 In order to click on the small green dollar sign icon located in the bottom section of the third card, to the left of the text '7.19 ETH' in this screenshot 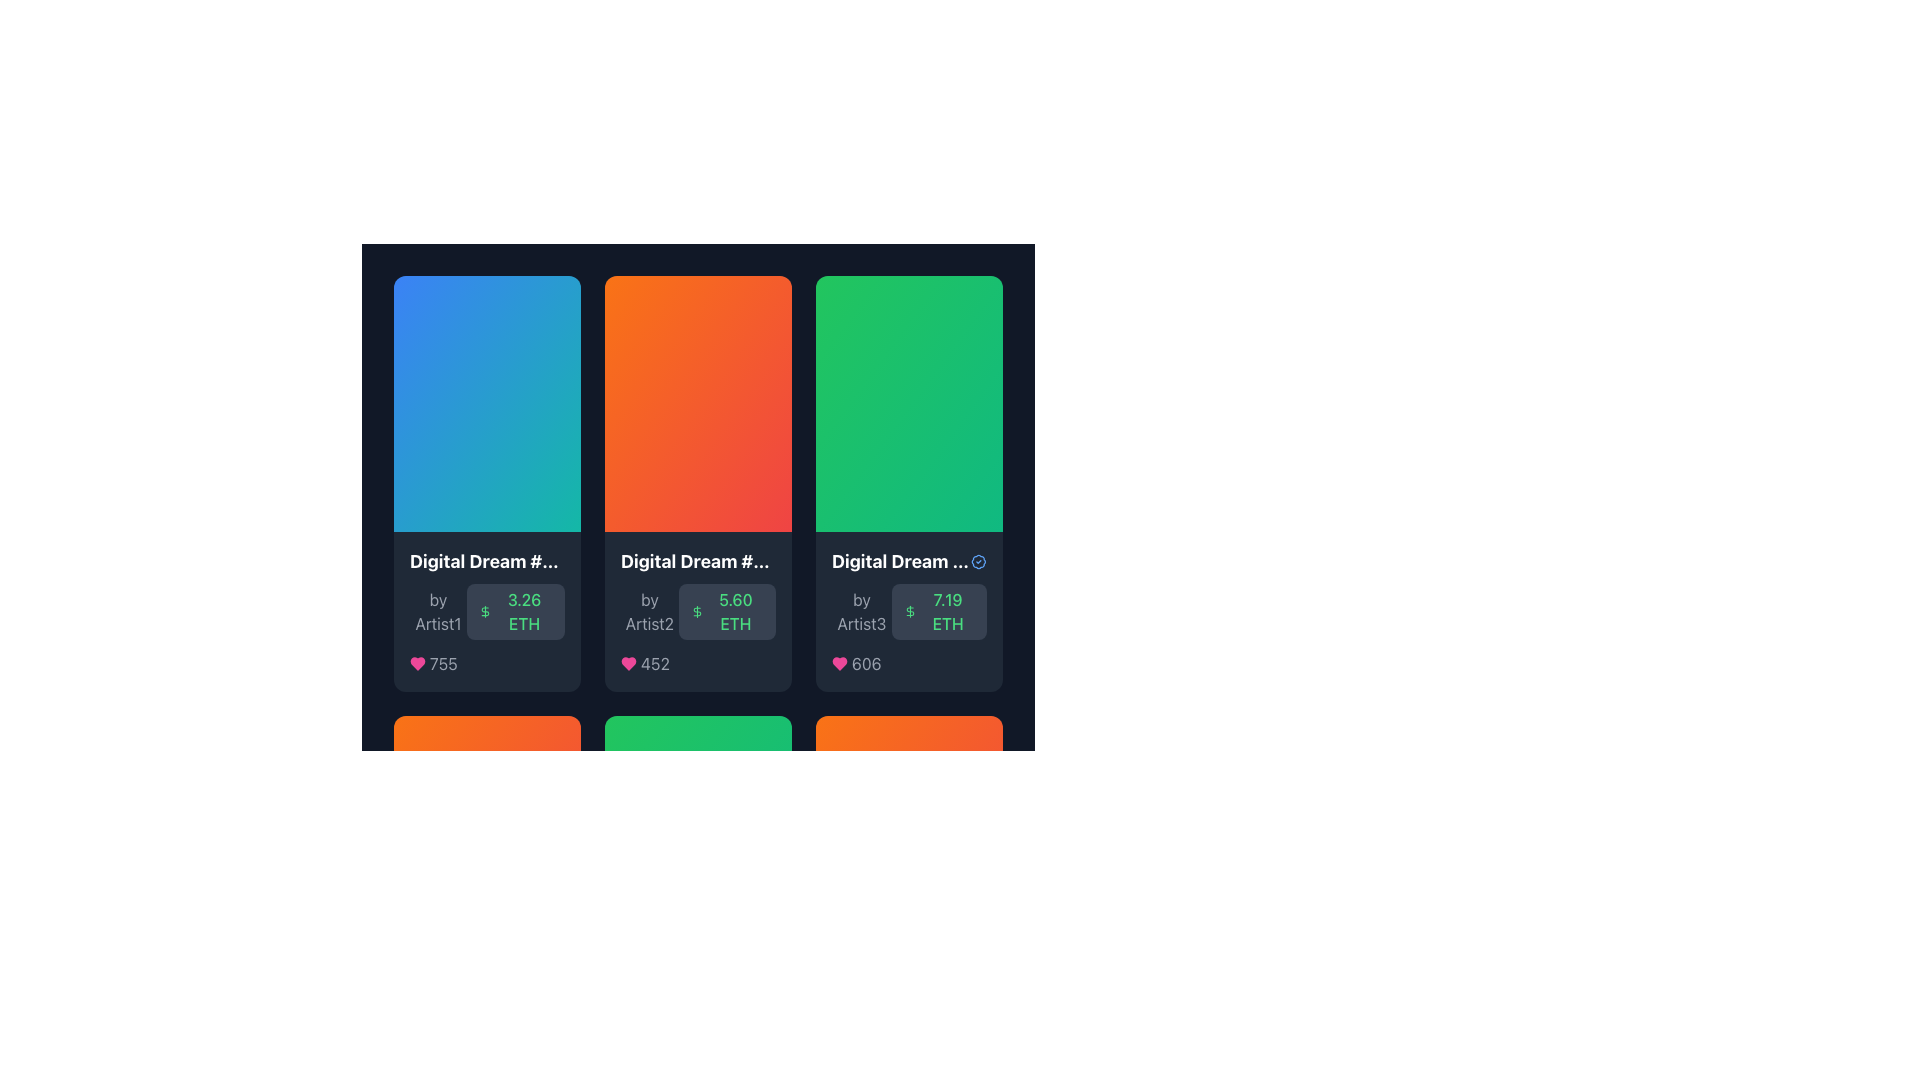, I will do `click(909, 611)`.